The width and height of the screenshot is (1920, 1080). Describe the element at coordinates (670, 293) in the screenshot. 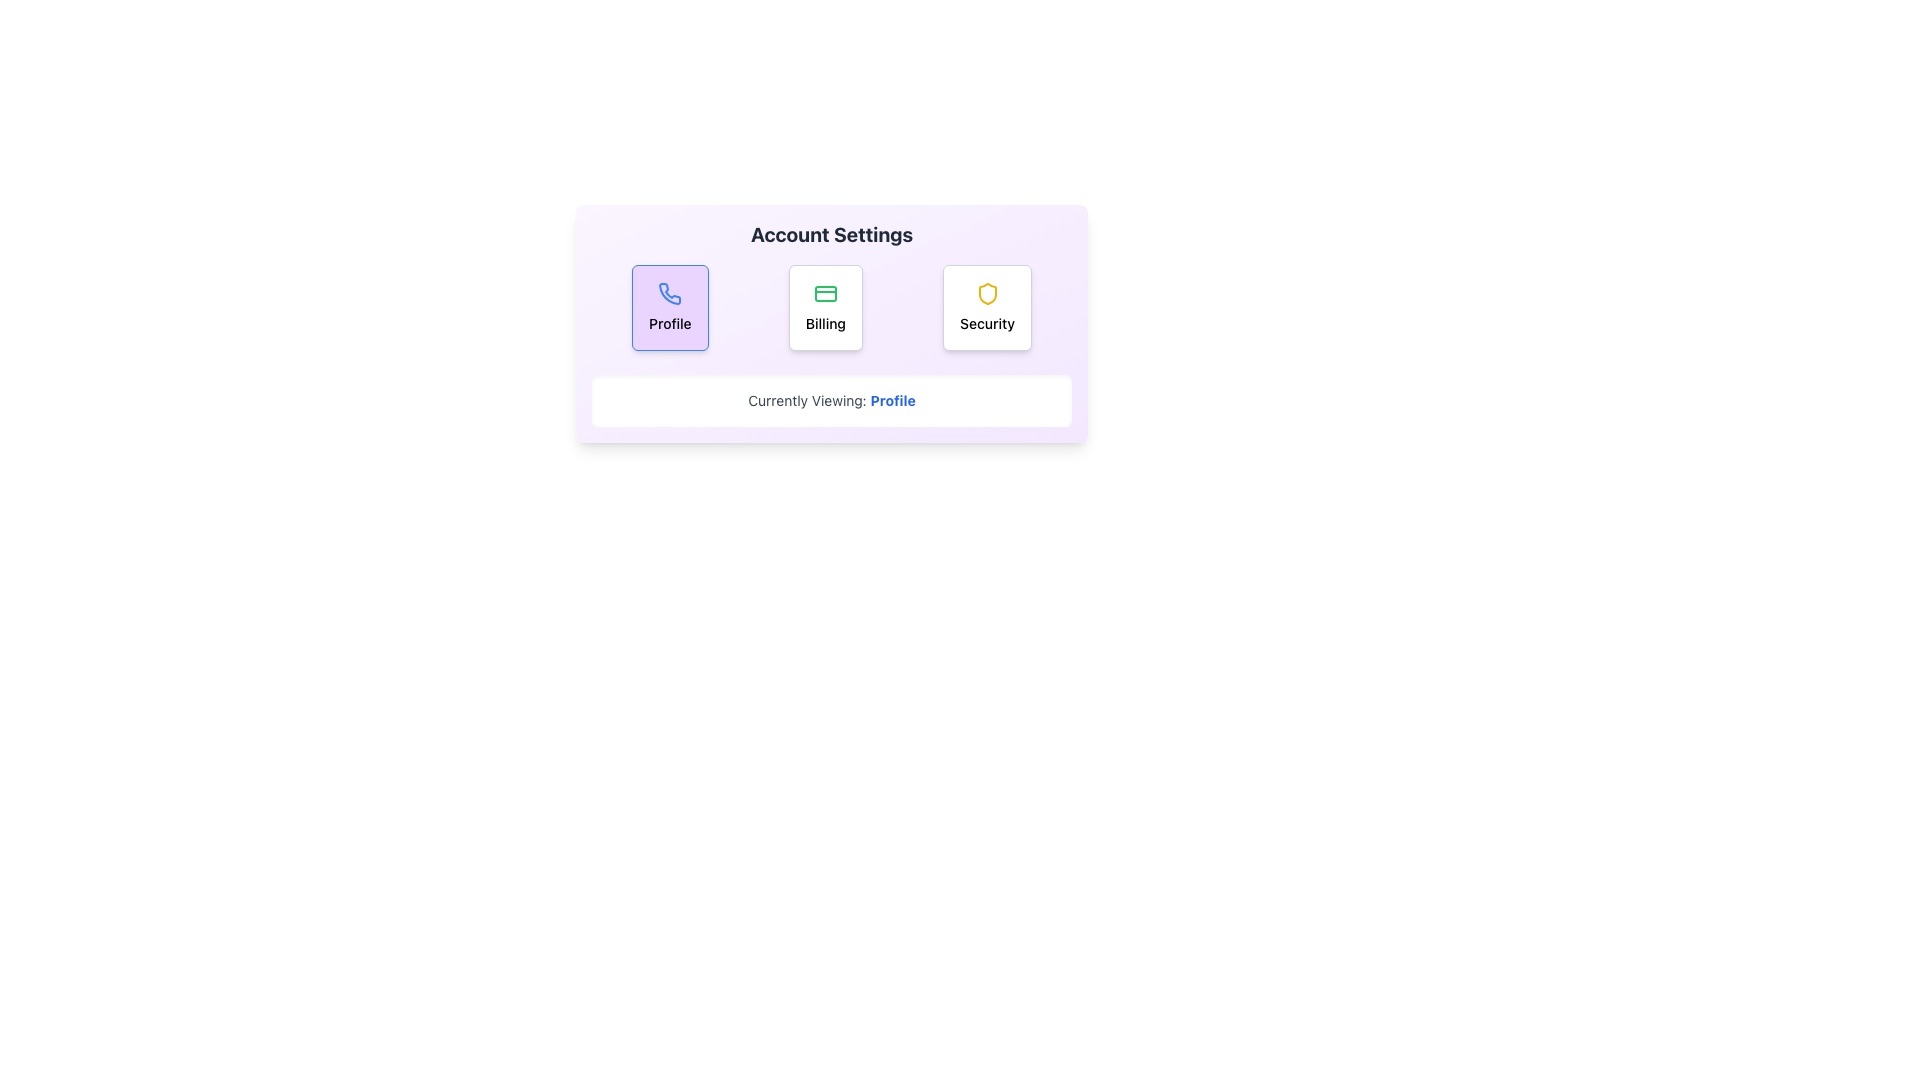

I see `the telephone icon located in the first card of the 'Profile' section, which provides contact-related functionality` at that location.